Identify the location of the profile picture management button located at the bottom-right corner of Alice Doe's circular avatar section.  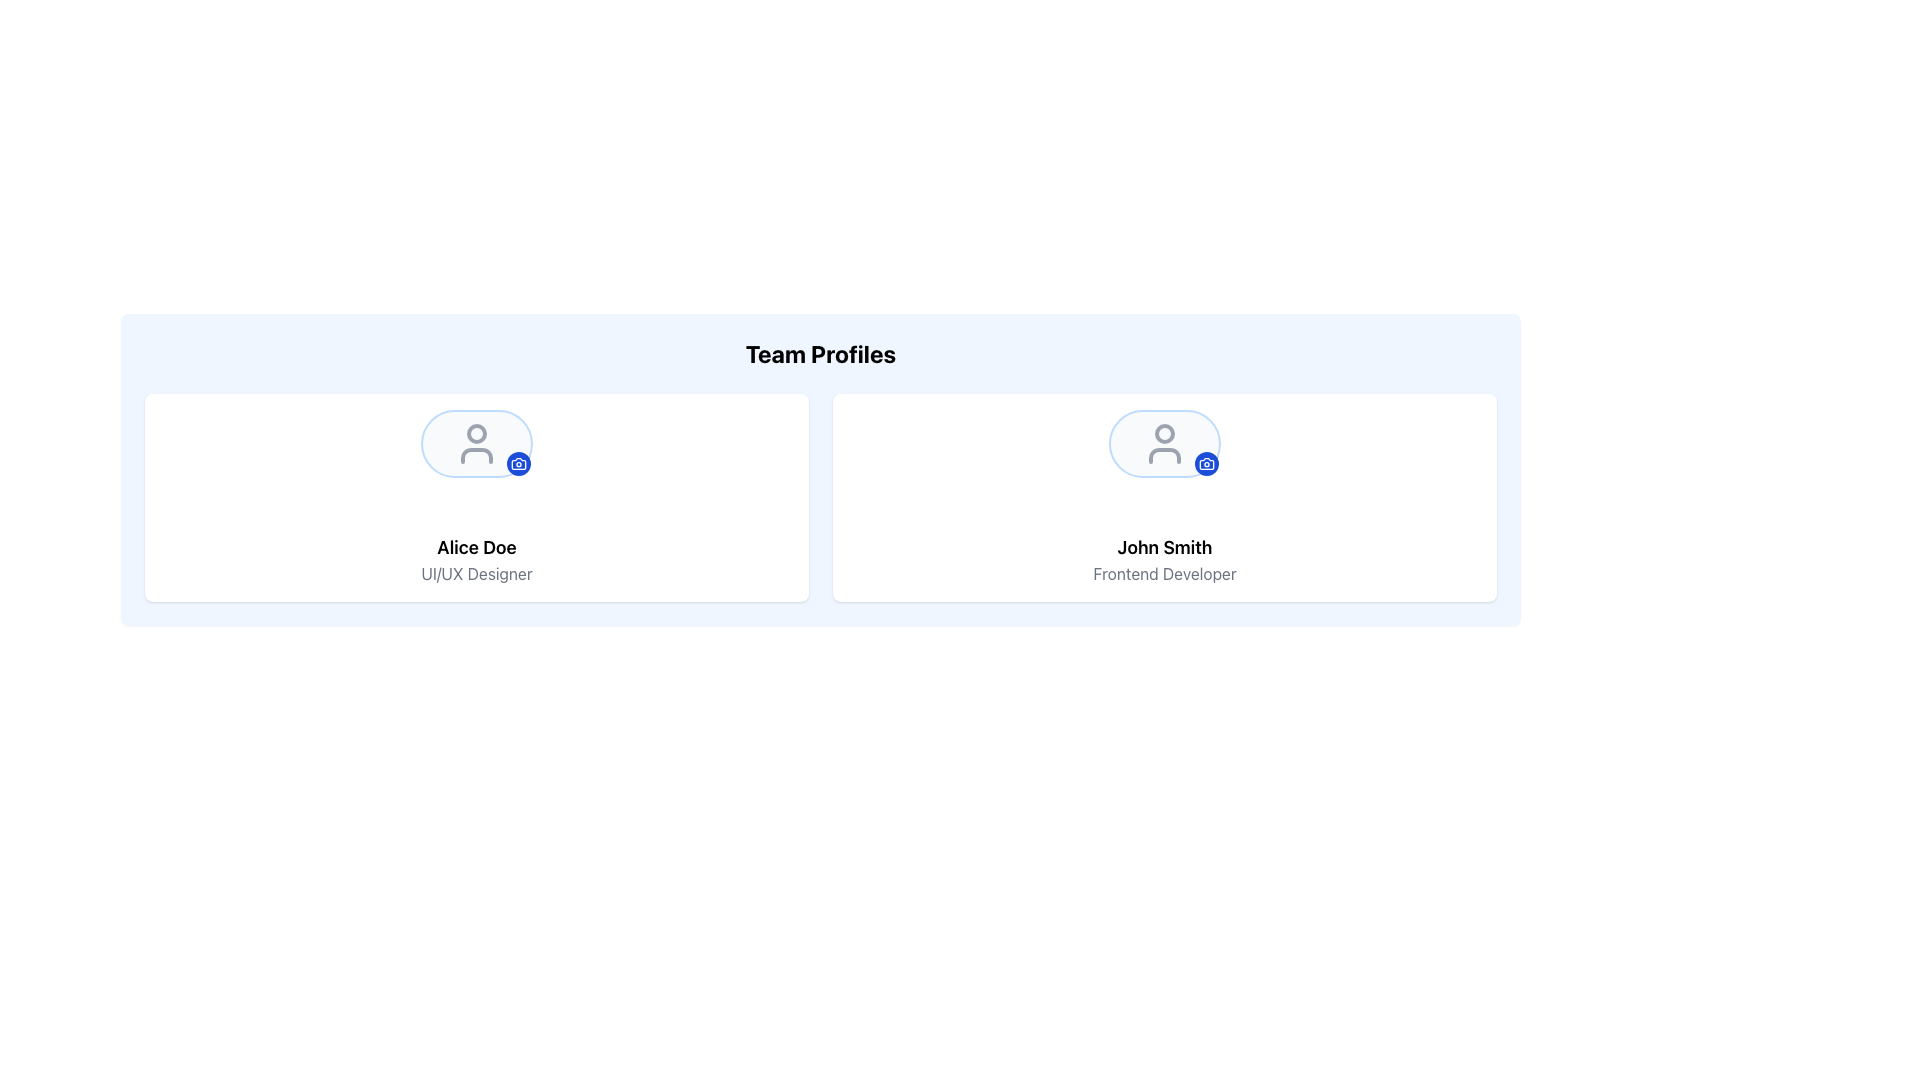
(518, 463).